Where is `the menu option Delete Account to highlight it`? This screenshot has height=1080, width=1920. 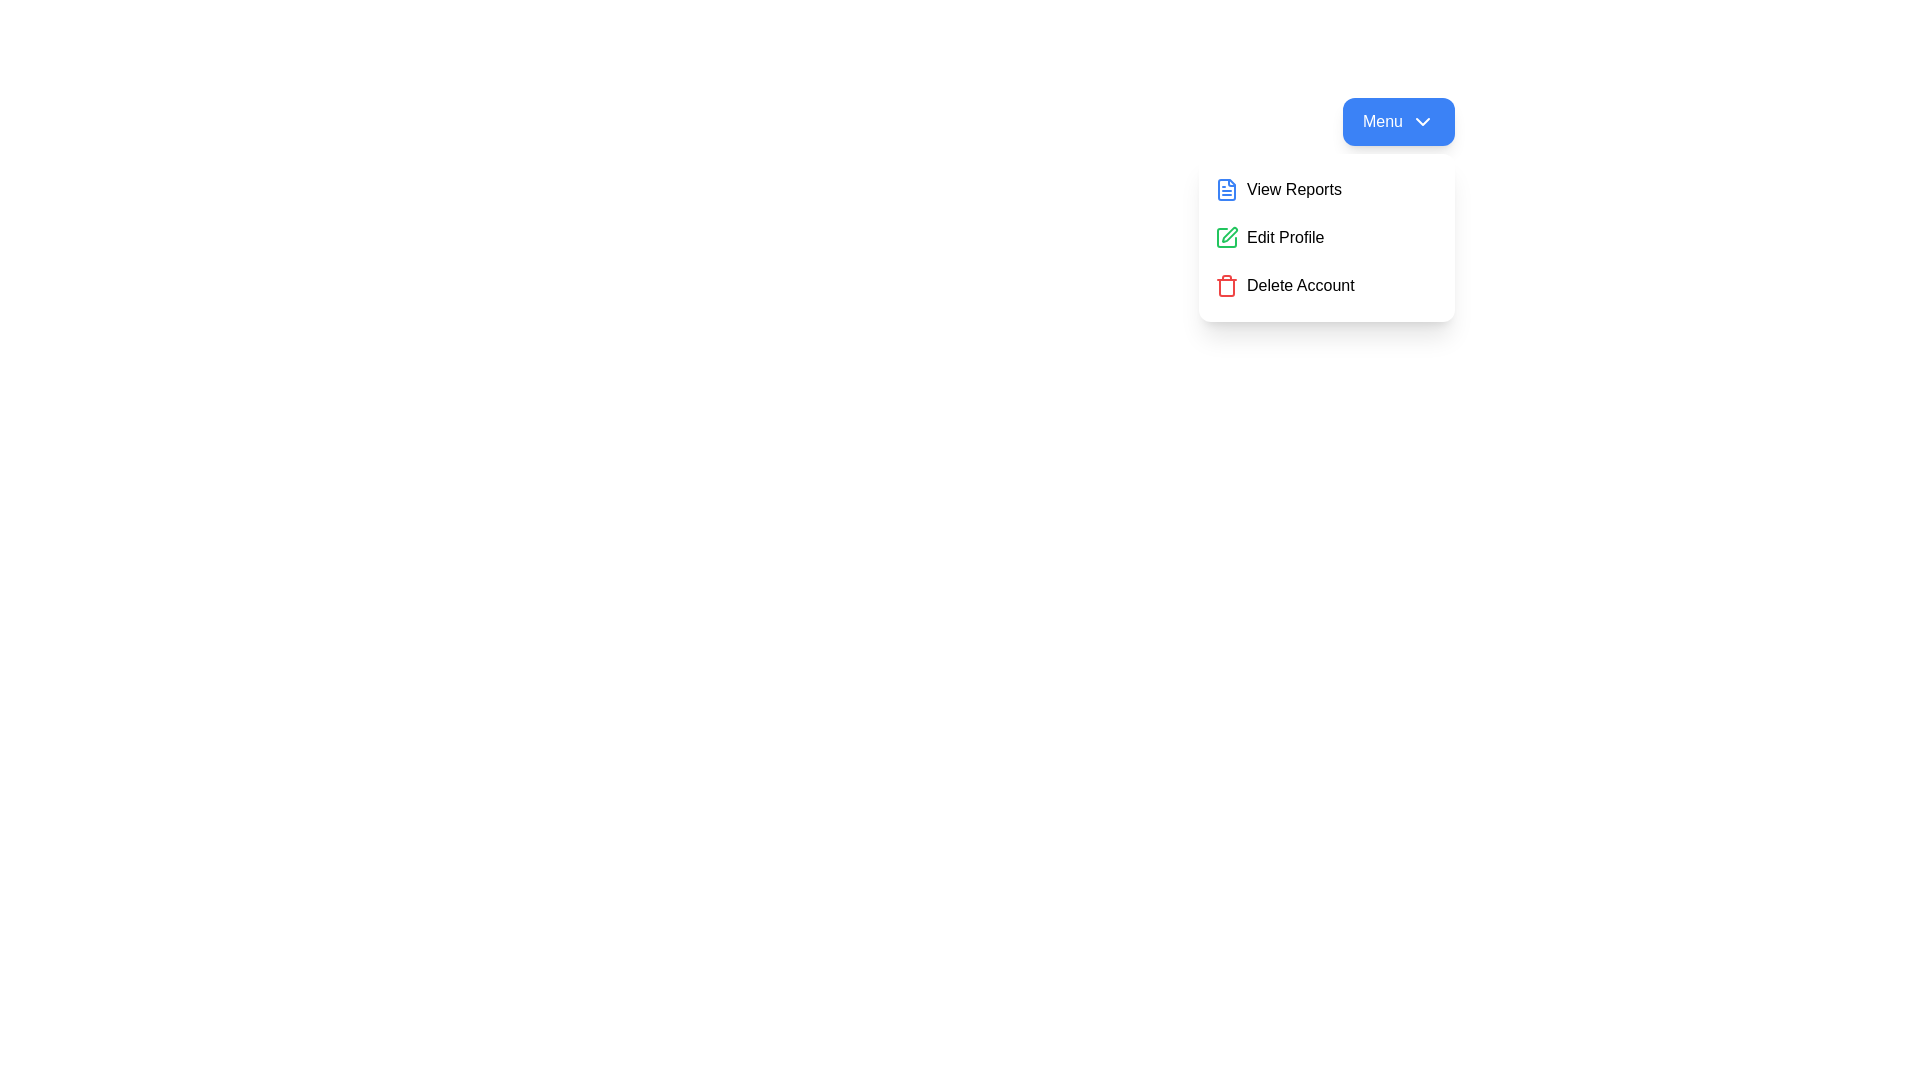
the menu option Delete Account to highlight it is located at coordinates (1327, 285).